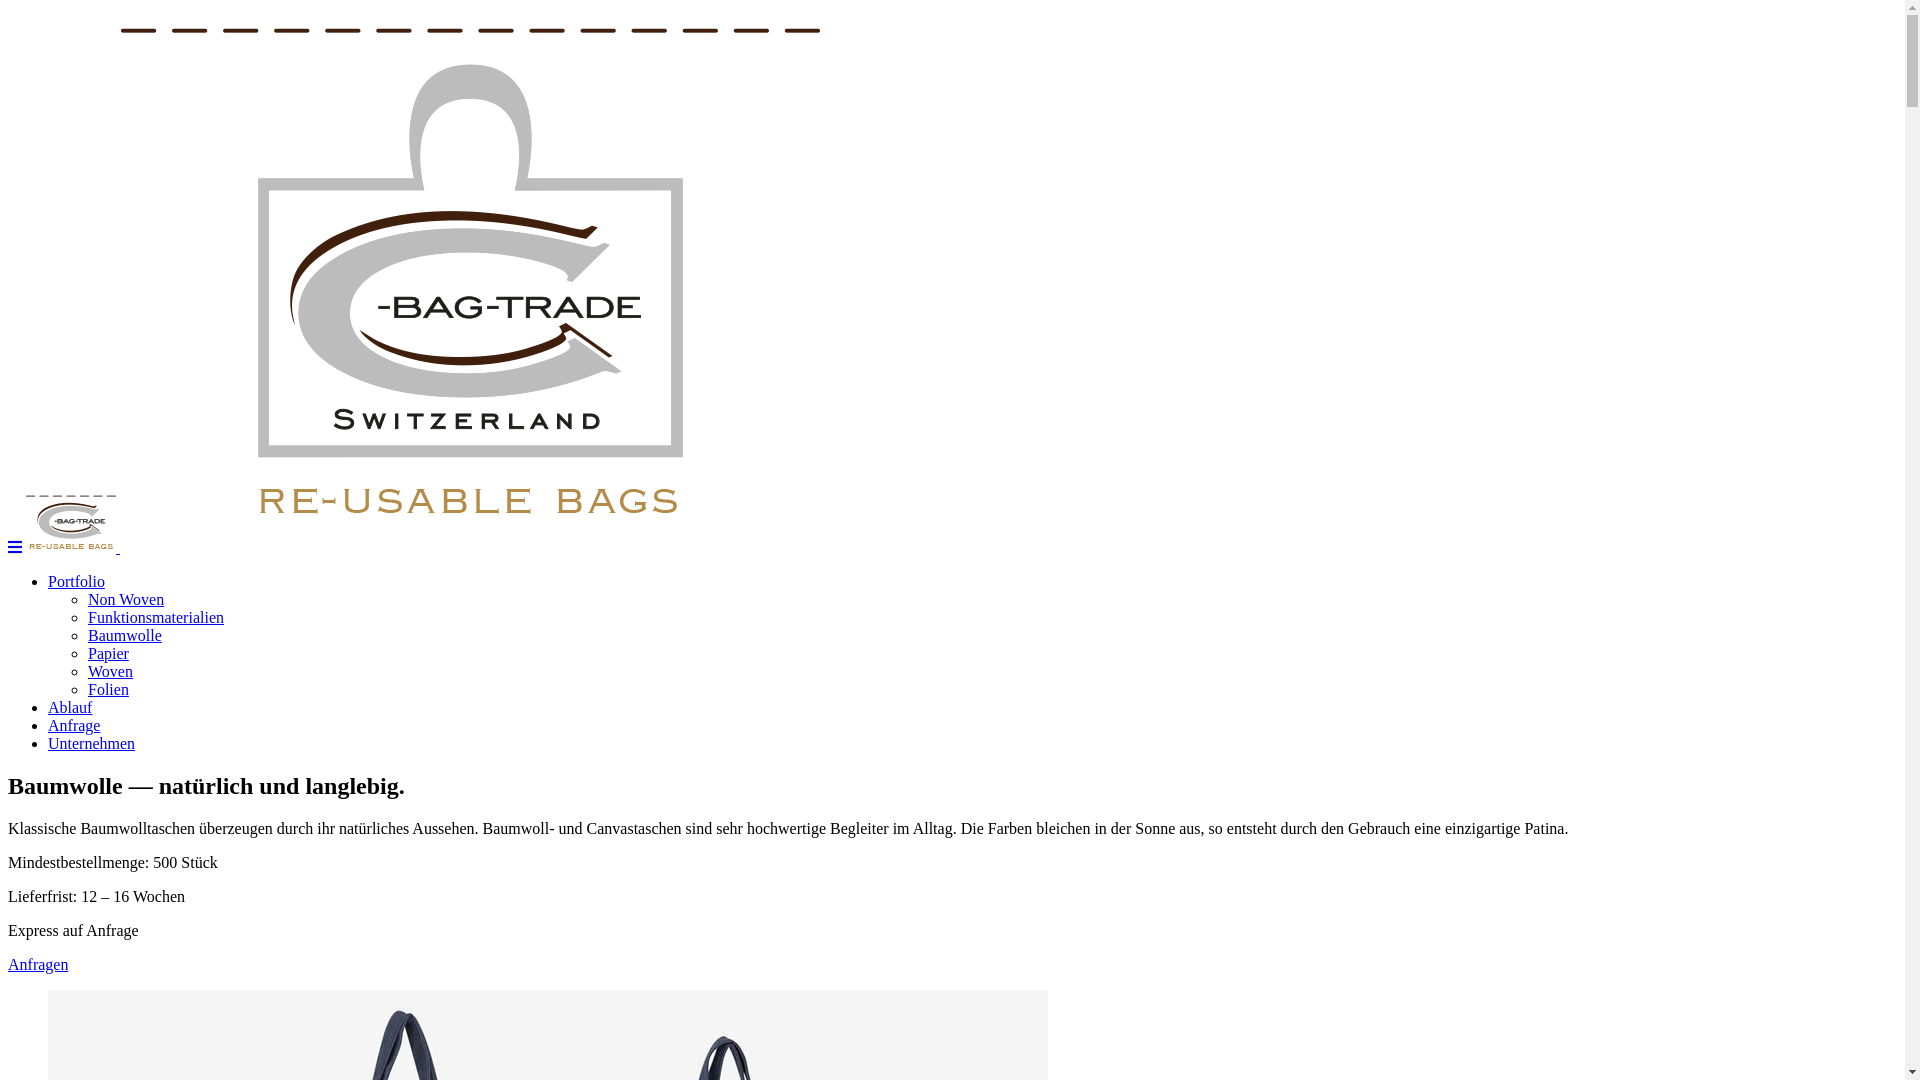 This screenshot has width=1920, height=1080. What do you see at coordinates (109, 671) in the screenshot?
I see `'Woven'` at bounding box center [109, 671].